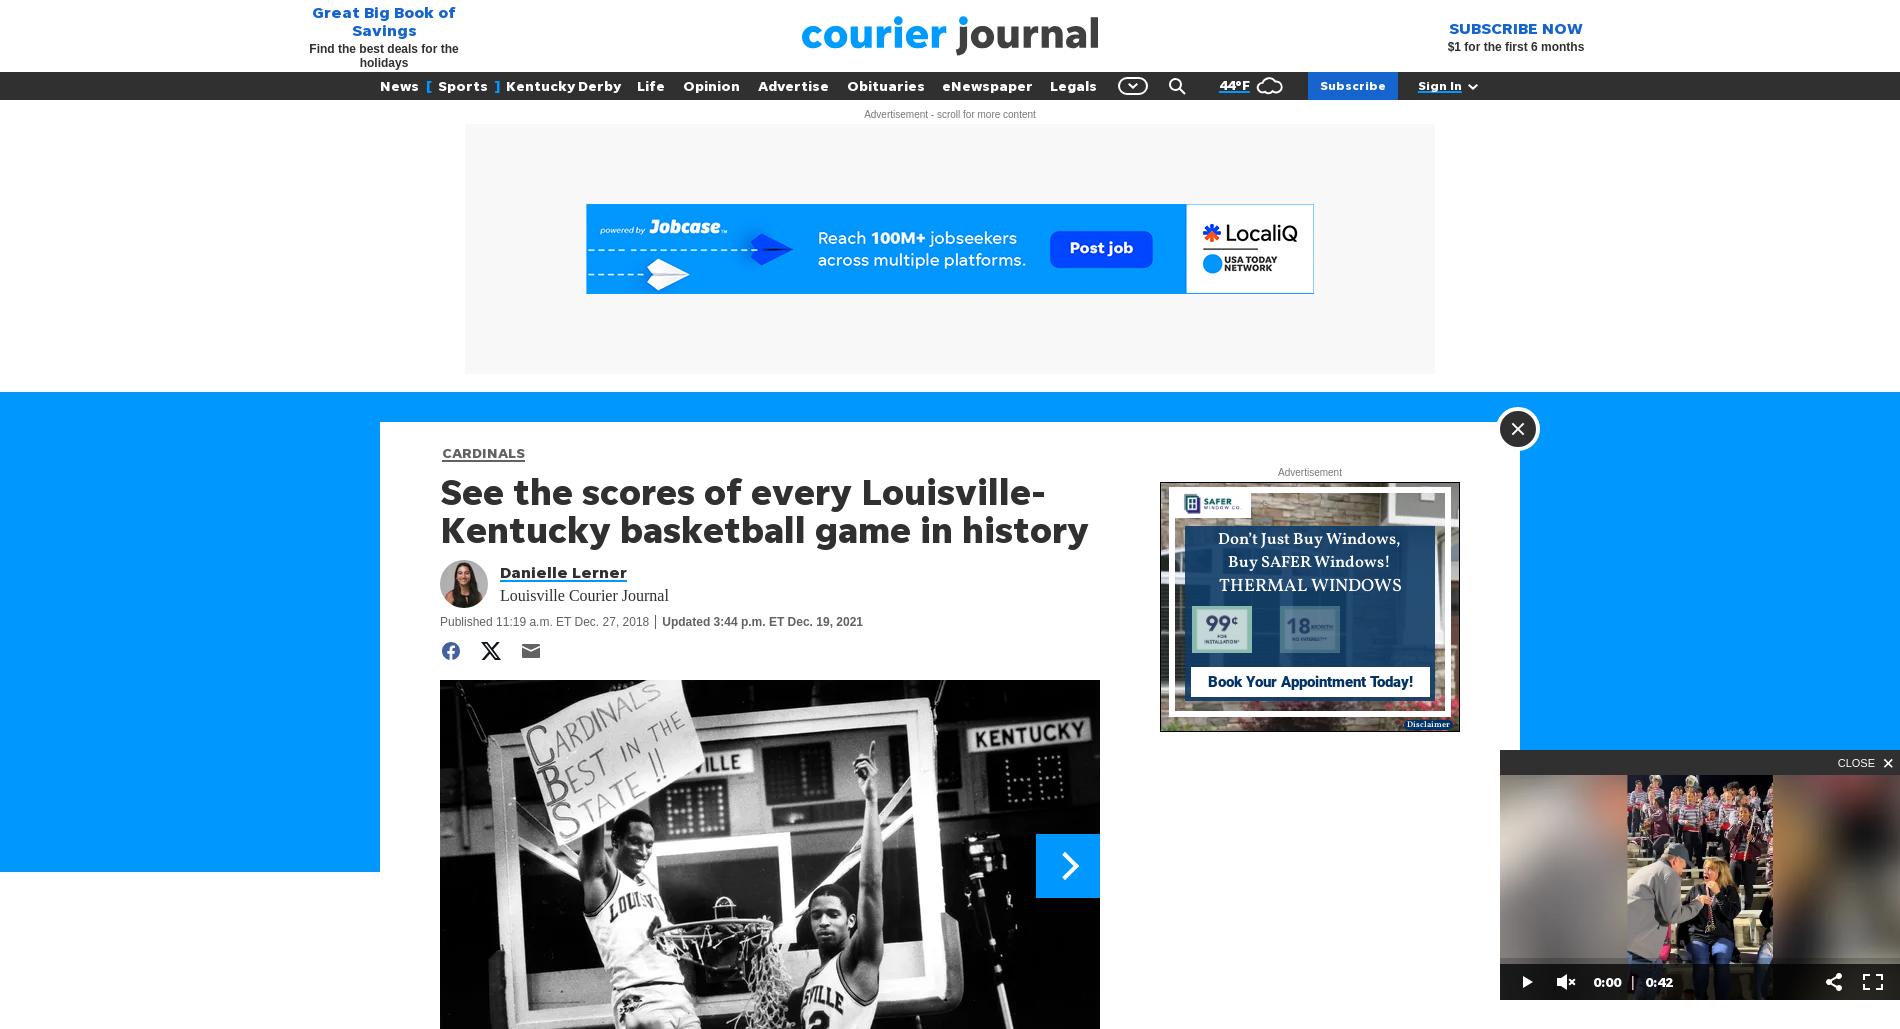  I want to click on 'Sports', so click(461, 84).